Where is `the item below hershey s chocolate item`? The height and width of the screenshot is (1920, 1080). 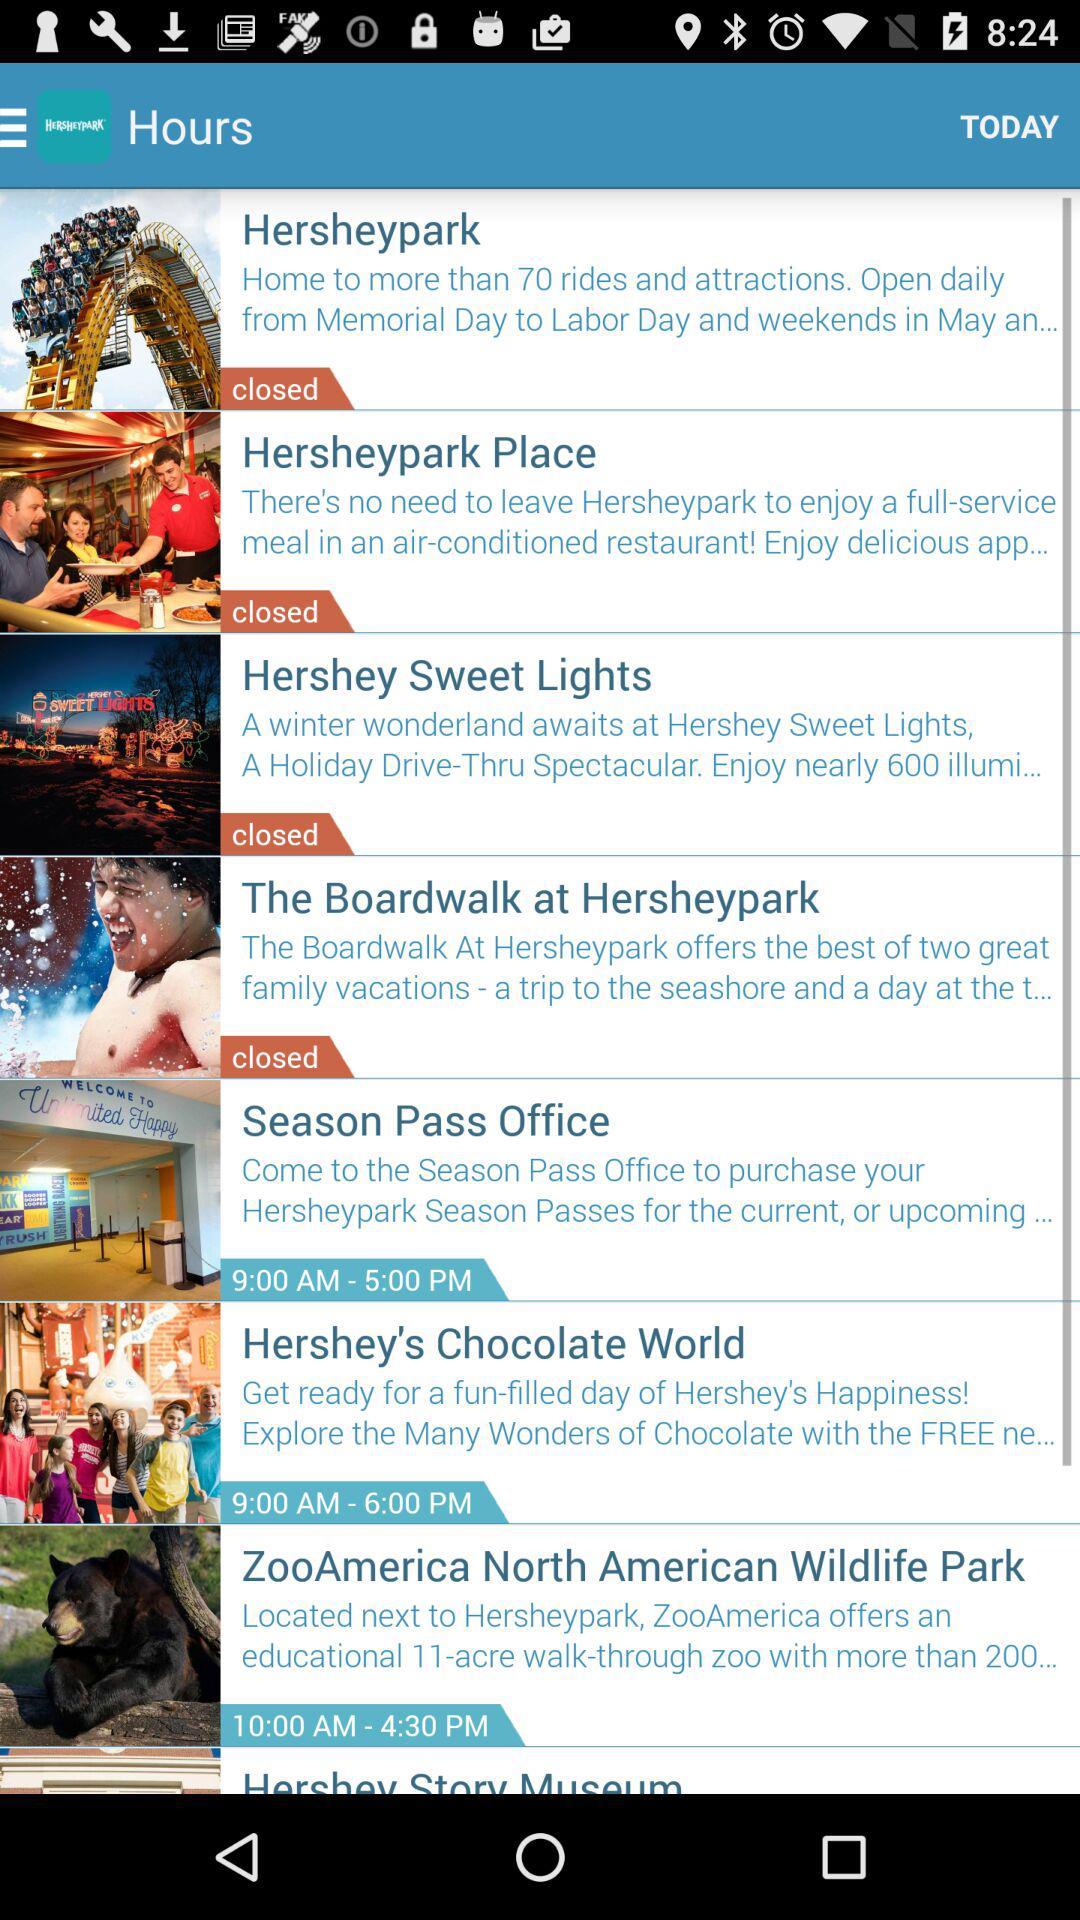 the item below hershey s chocolate item is located at coordinates (650, 1419).